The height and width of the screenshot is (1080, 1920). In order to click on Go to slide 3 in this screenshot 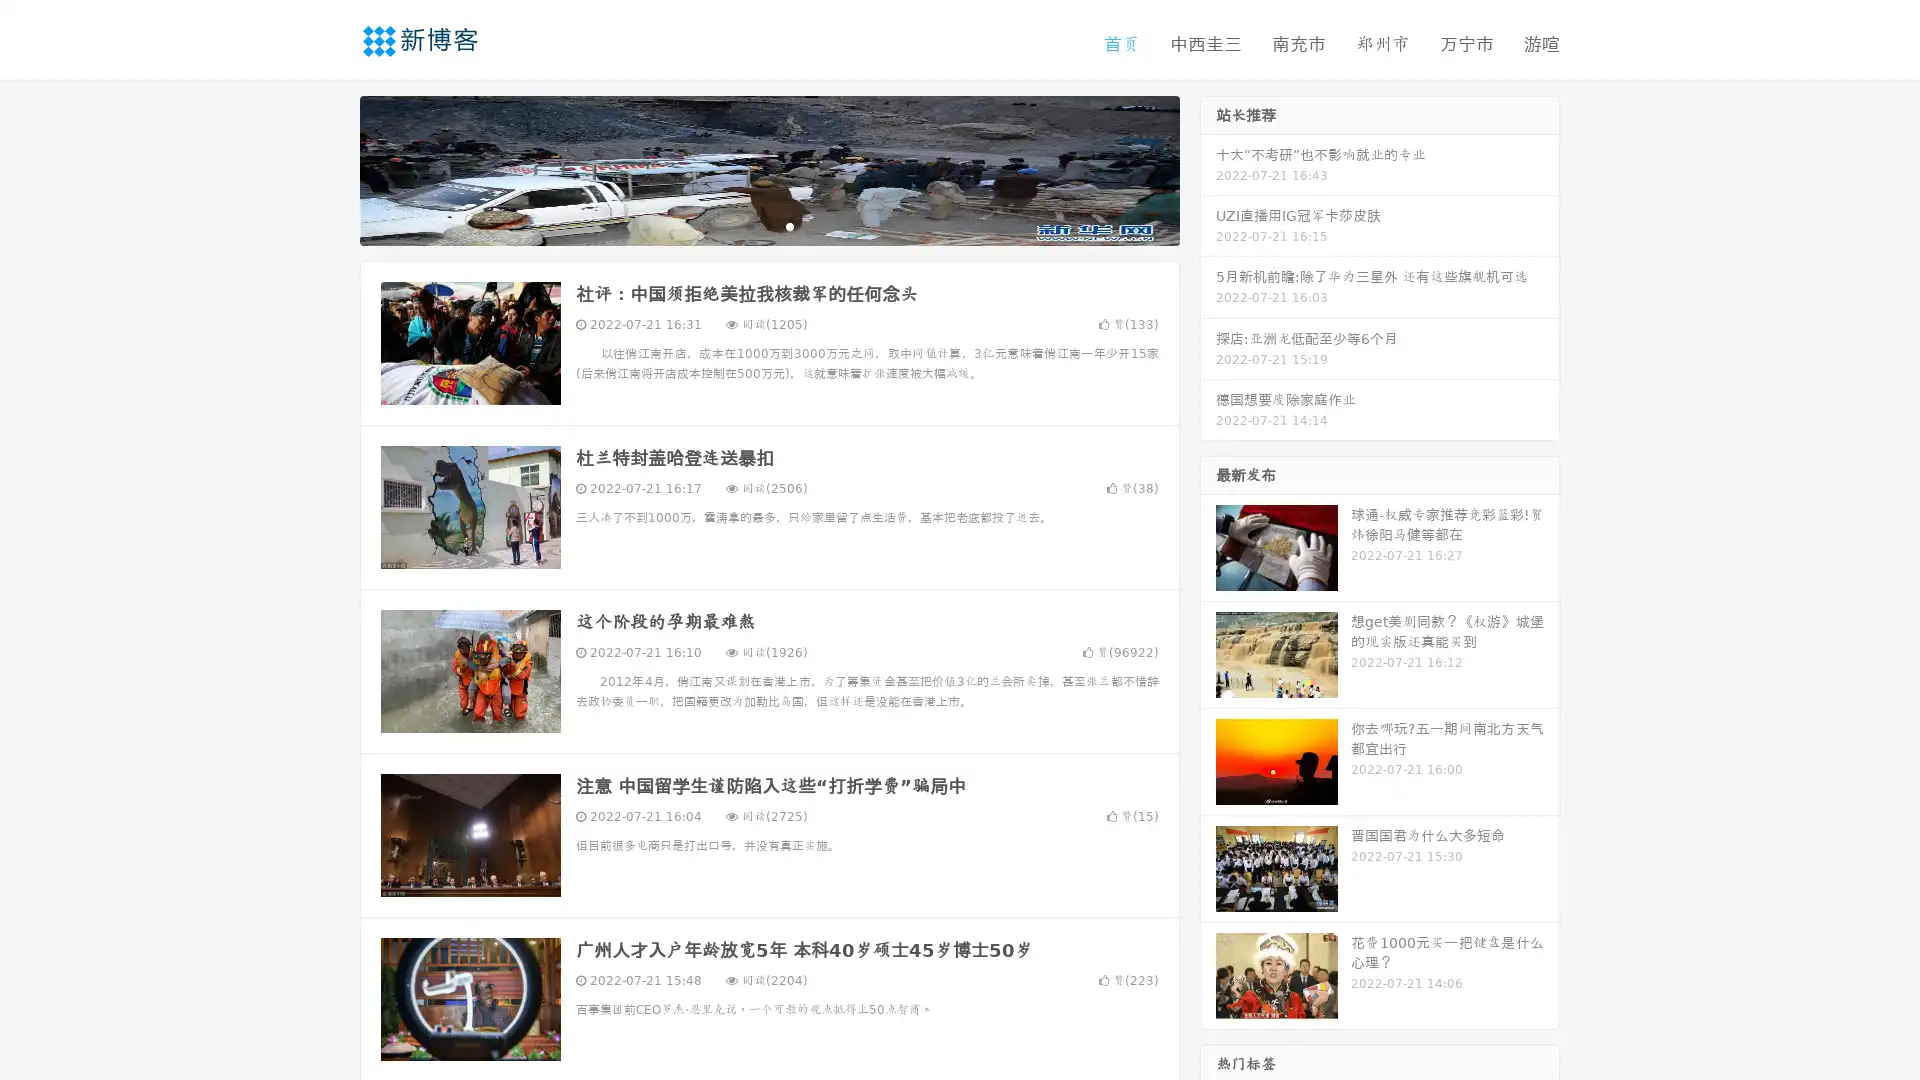, I will do `click(789, 225)`.